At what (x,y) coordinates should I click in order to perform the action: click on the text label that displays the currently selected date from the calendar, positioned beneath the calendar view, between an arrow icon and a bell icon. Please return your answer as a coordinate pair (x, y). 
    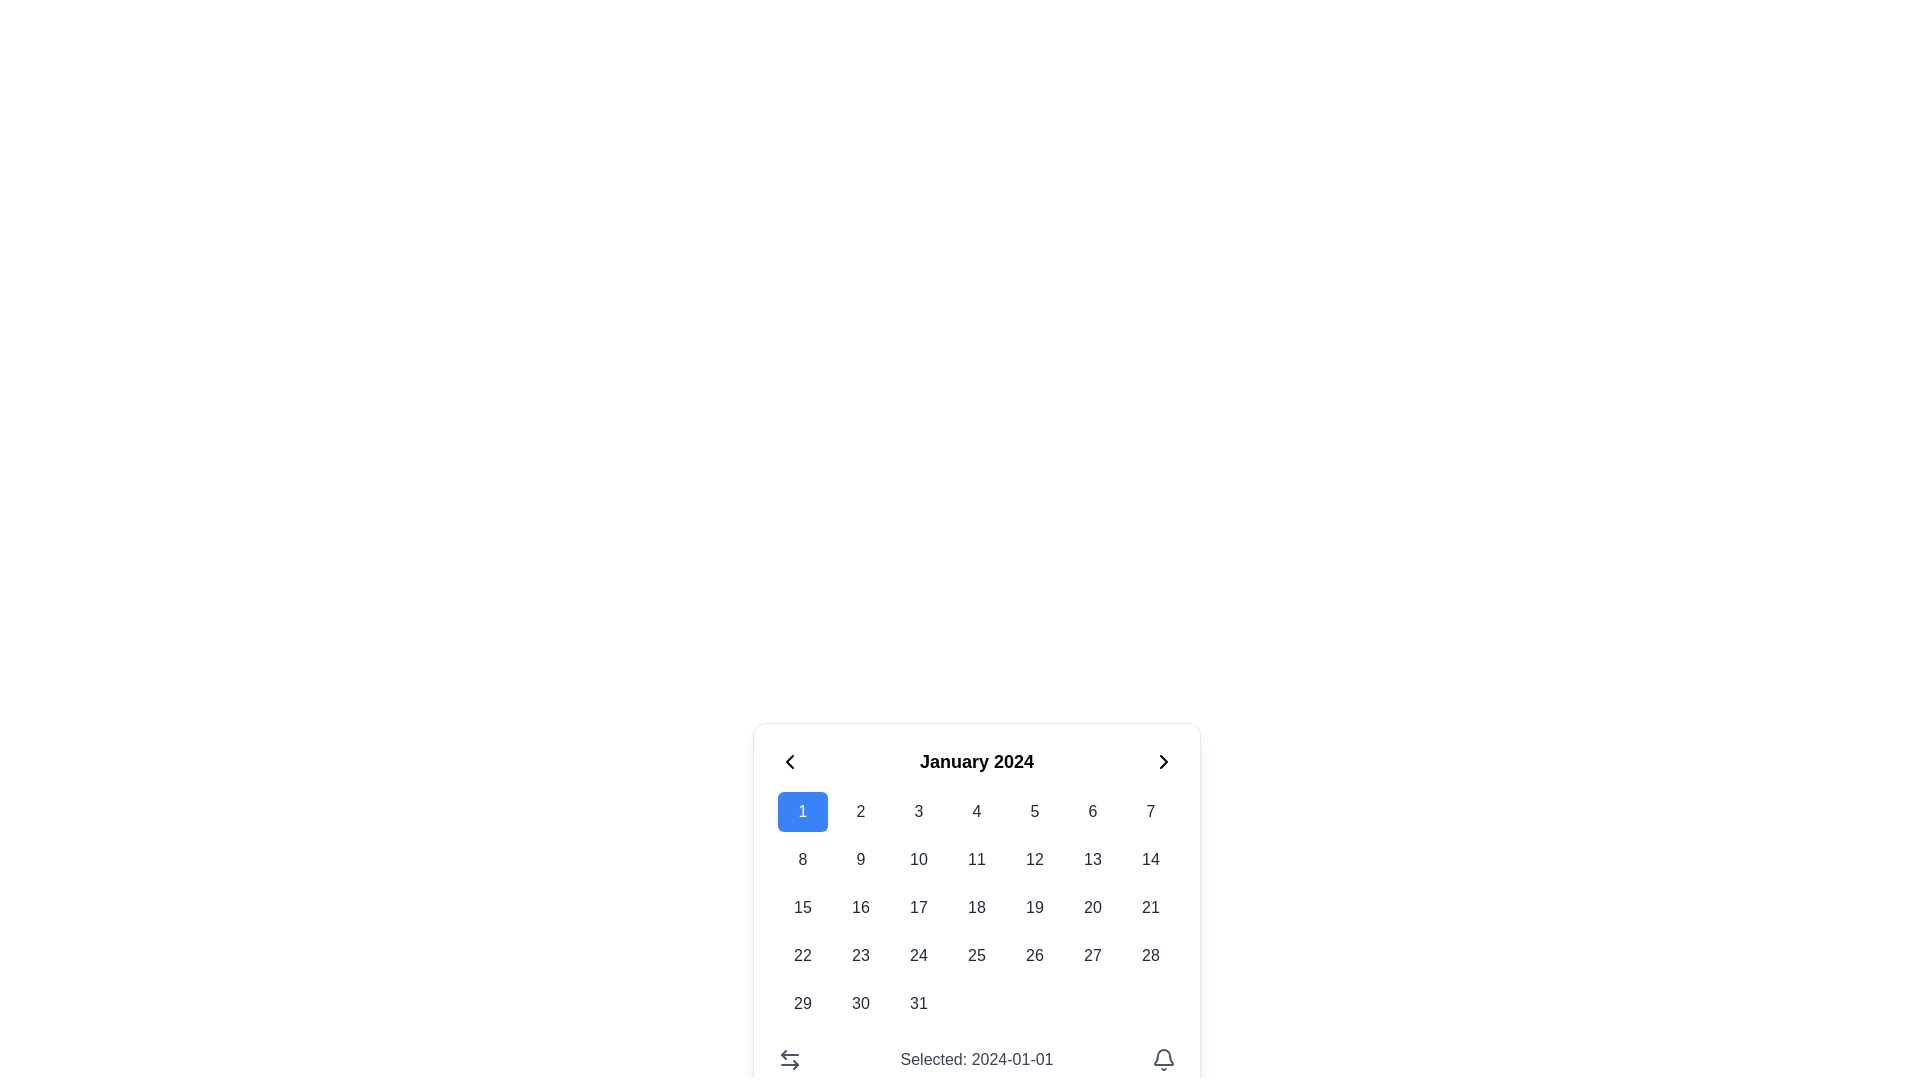
    Looking at the image, I should click on (977, 1059).